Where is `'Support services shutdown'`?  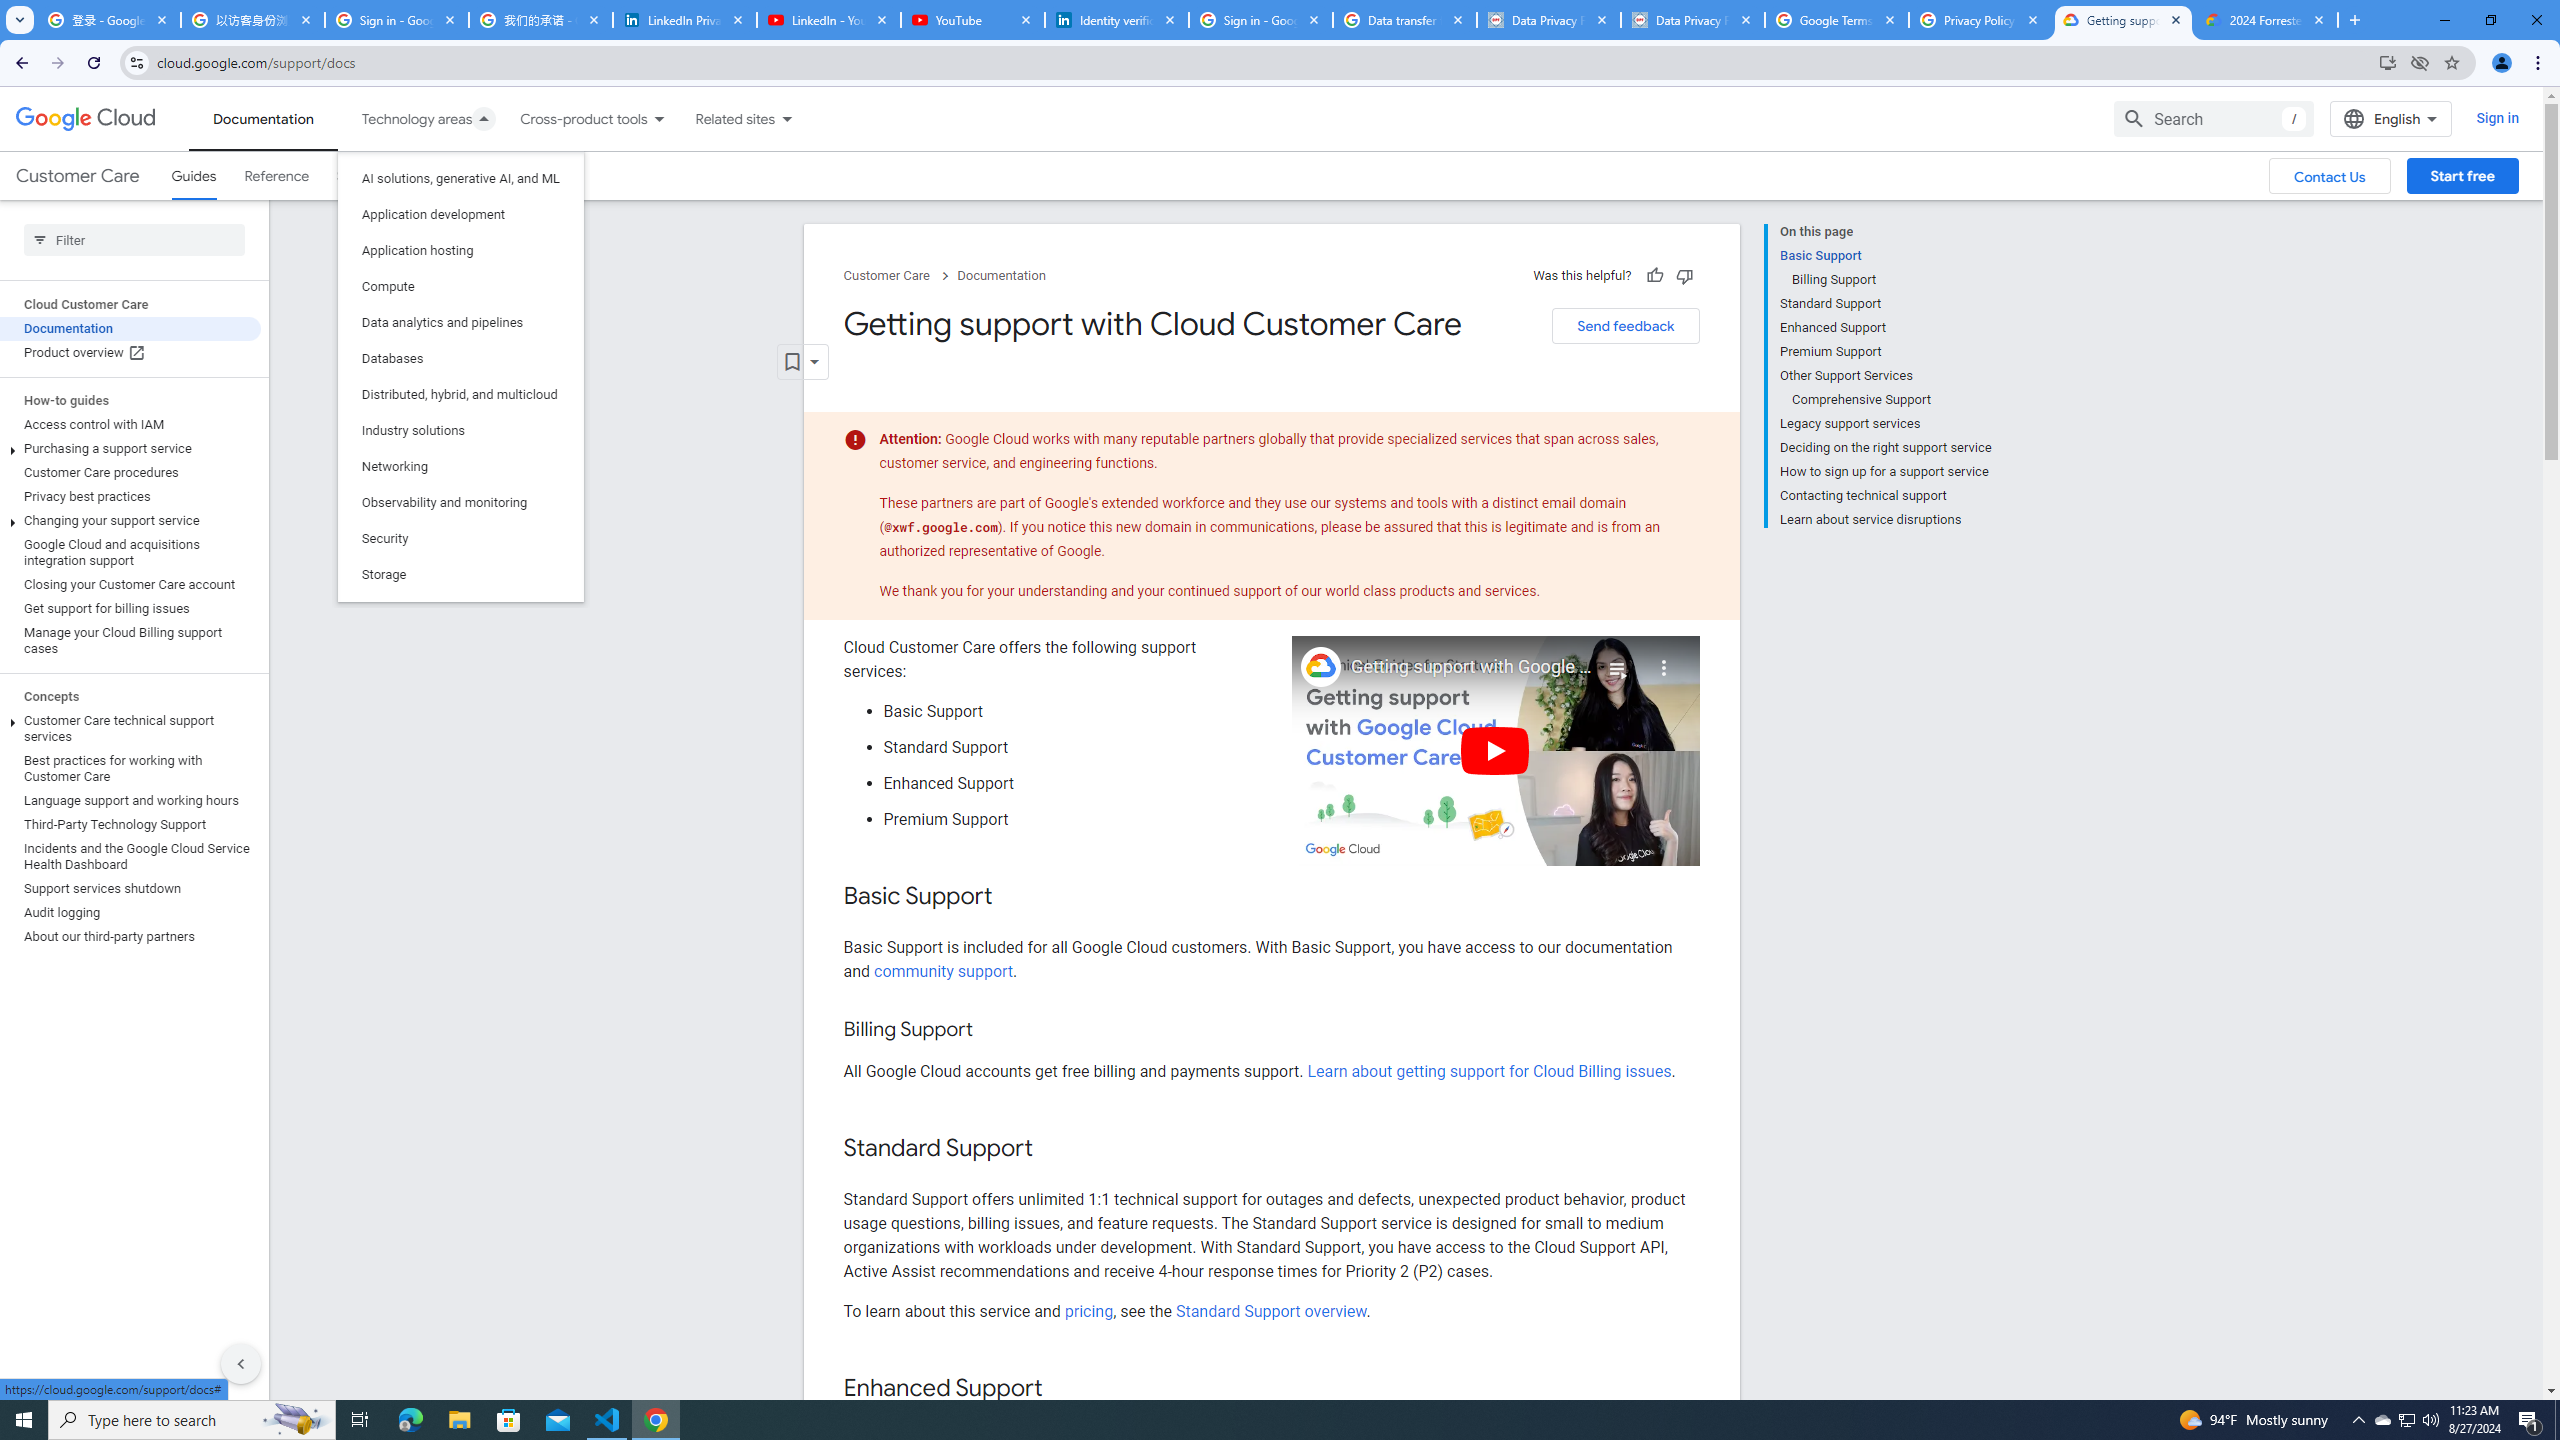
'Support services shutdown' is located at coordinates (130, 888).